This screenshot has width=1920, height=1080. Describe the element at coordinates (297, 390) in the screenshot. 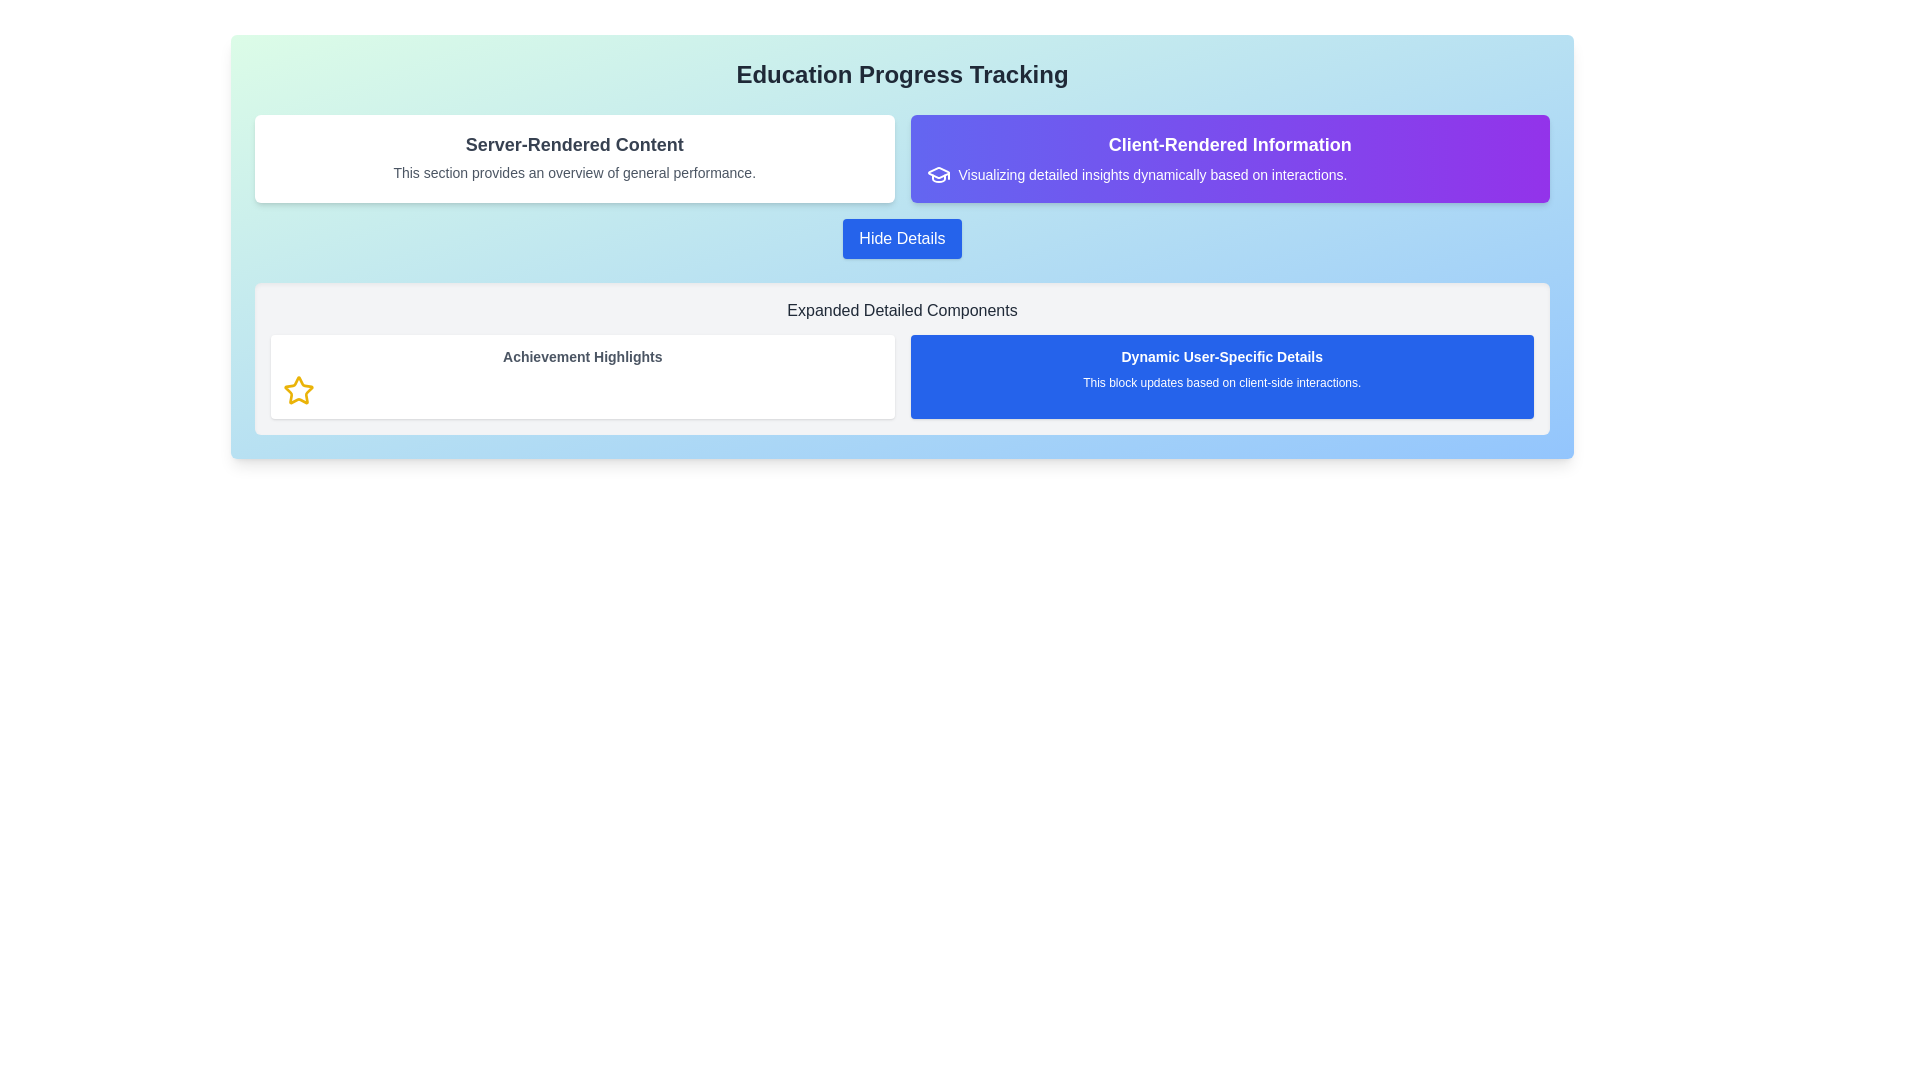

I see `the achievement icon located in the 'Achievement Highlights' section, which is centered below the 'Server-Rendered Content' header` at that location.